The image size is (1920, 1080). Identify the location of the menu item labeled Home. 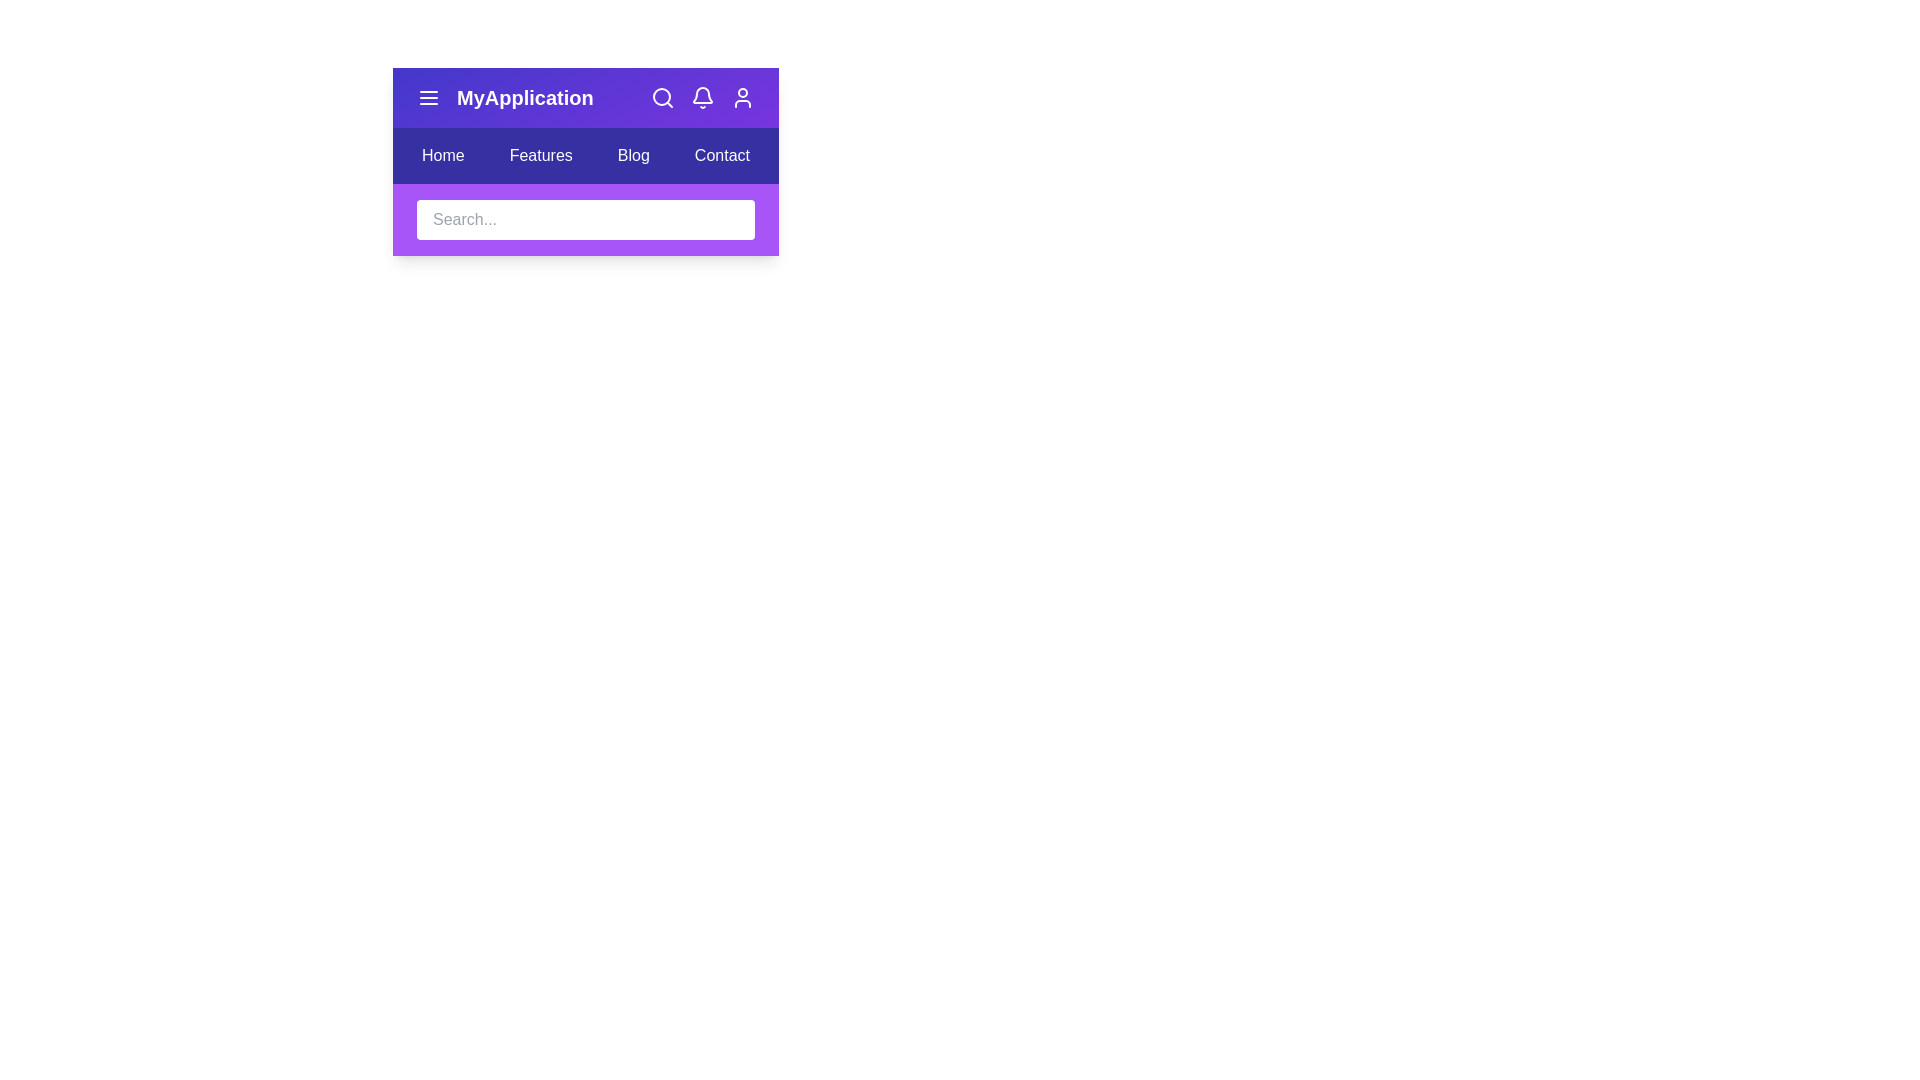
(441, 154).